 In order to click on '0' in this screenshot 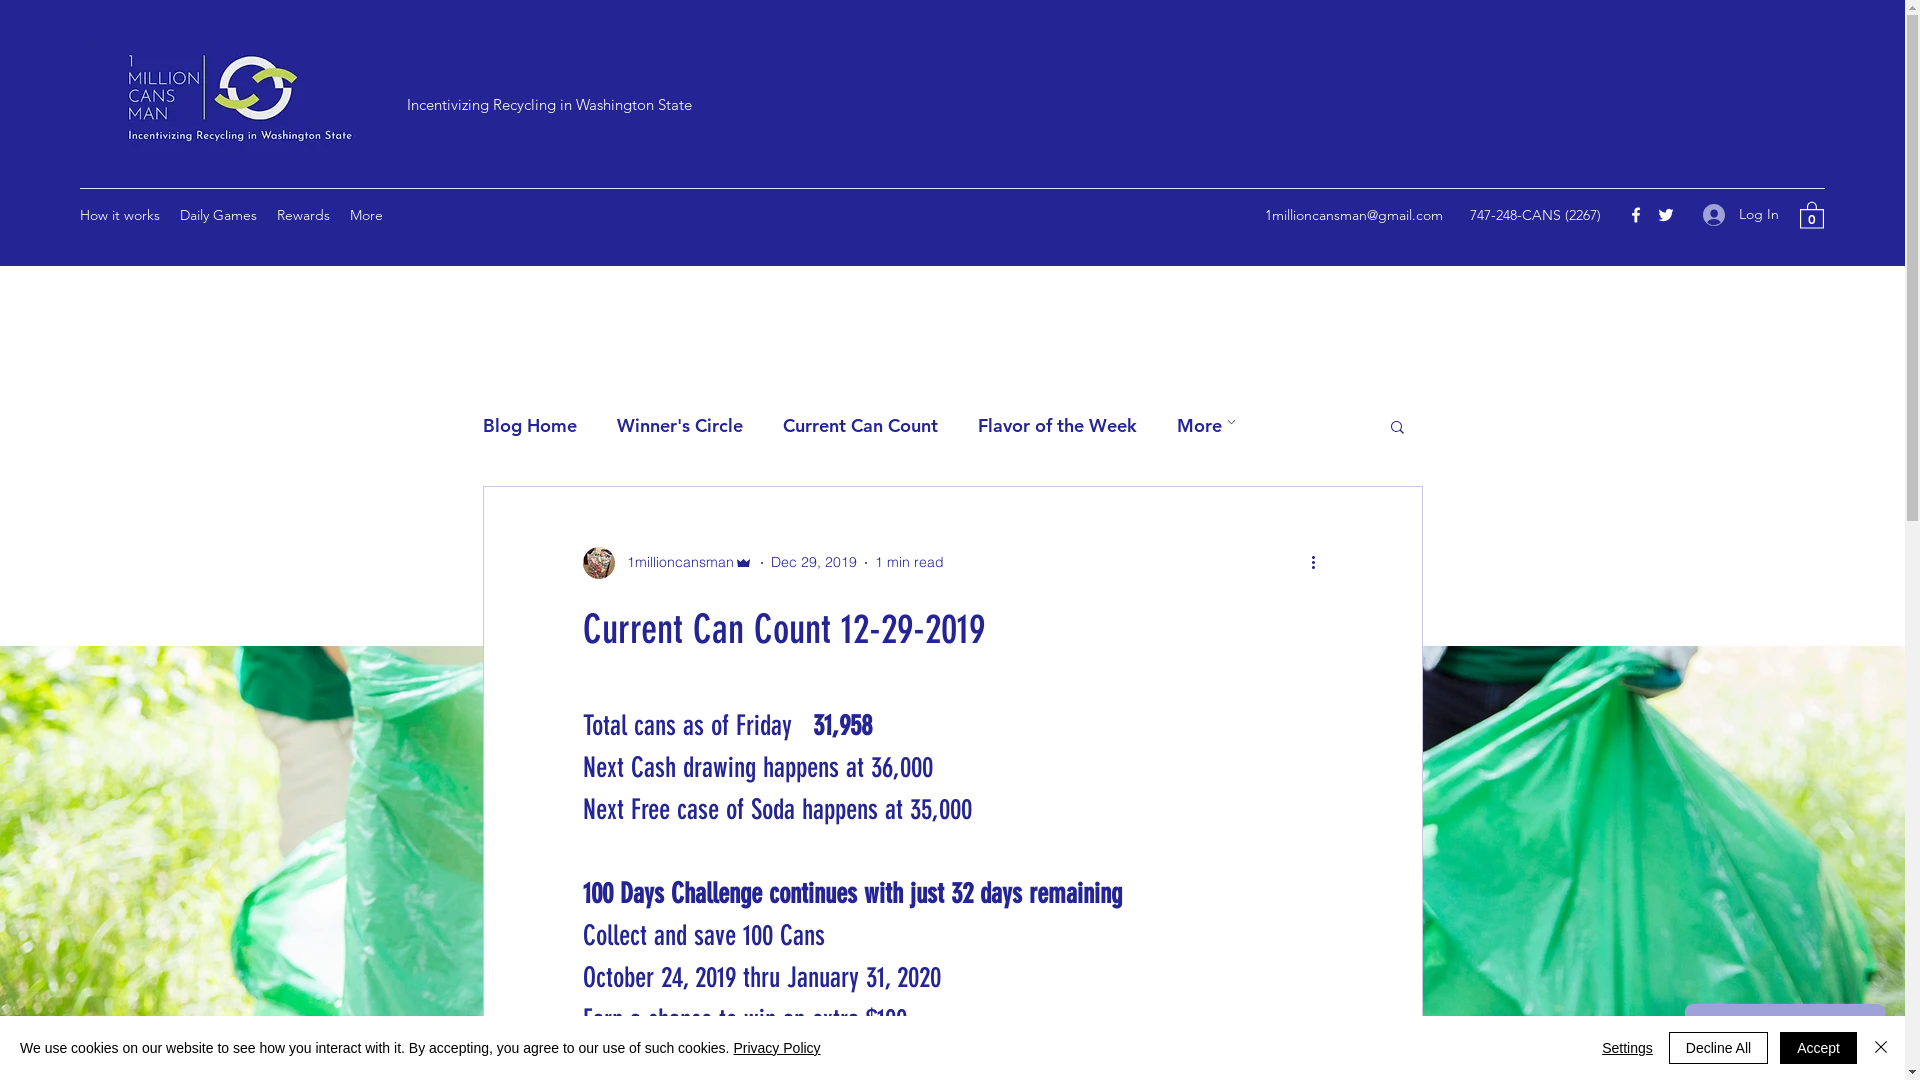, I will do `click(1811, 214)`.